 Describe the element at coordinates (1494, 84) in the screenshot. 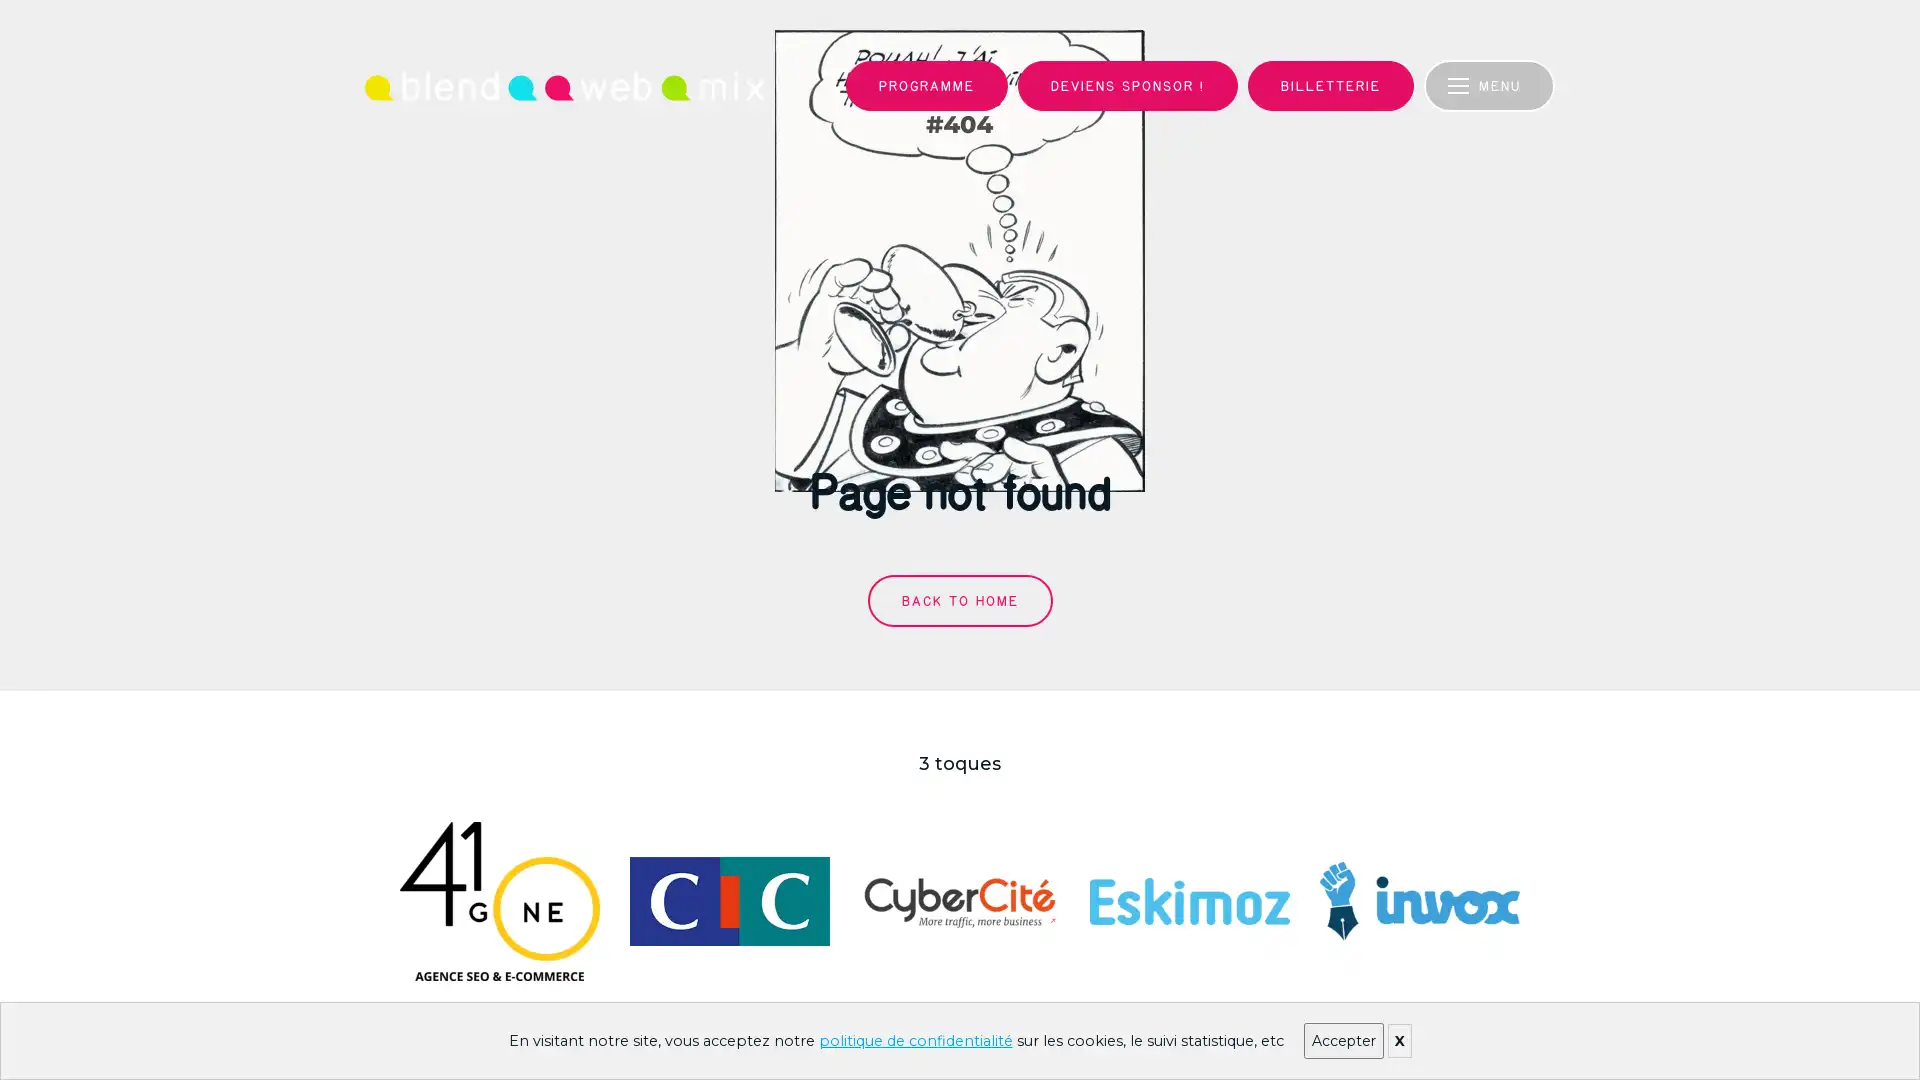

I see `MENU` at that location.